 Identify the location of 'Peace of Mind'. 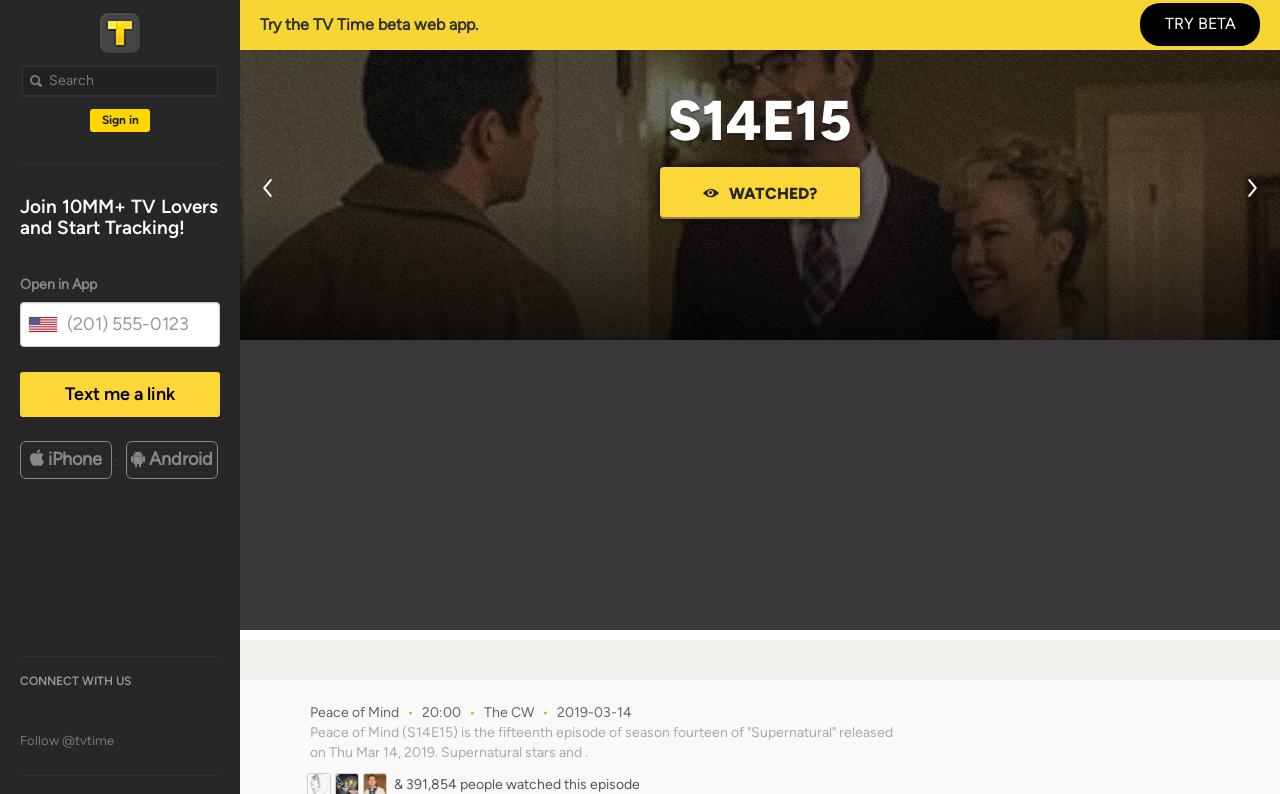
(354, 712).